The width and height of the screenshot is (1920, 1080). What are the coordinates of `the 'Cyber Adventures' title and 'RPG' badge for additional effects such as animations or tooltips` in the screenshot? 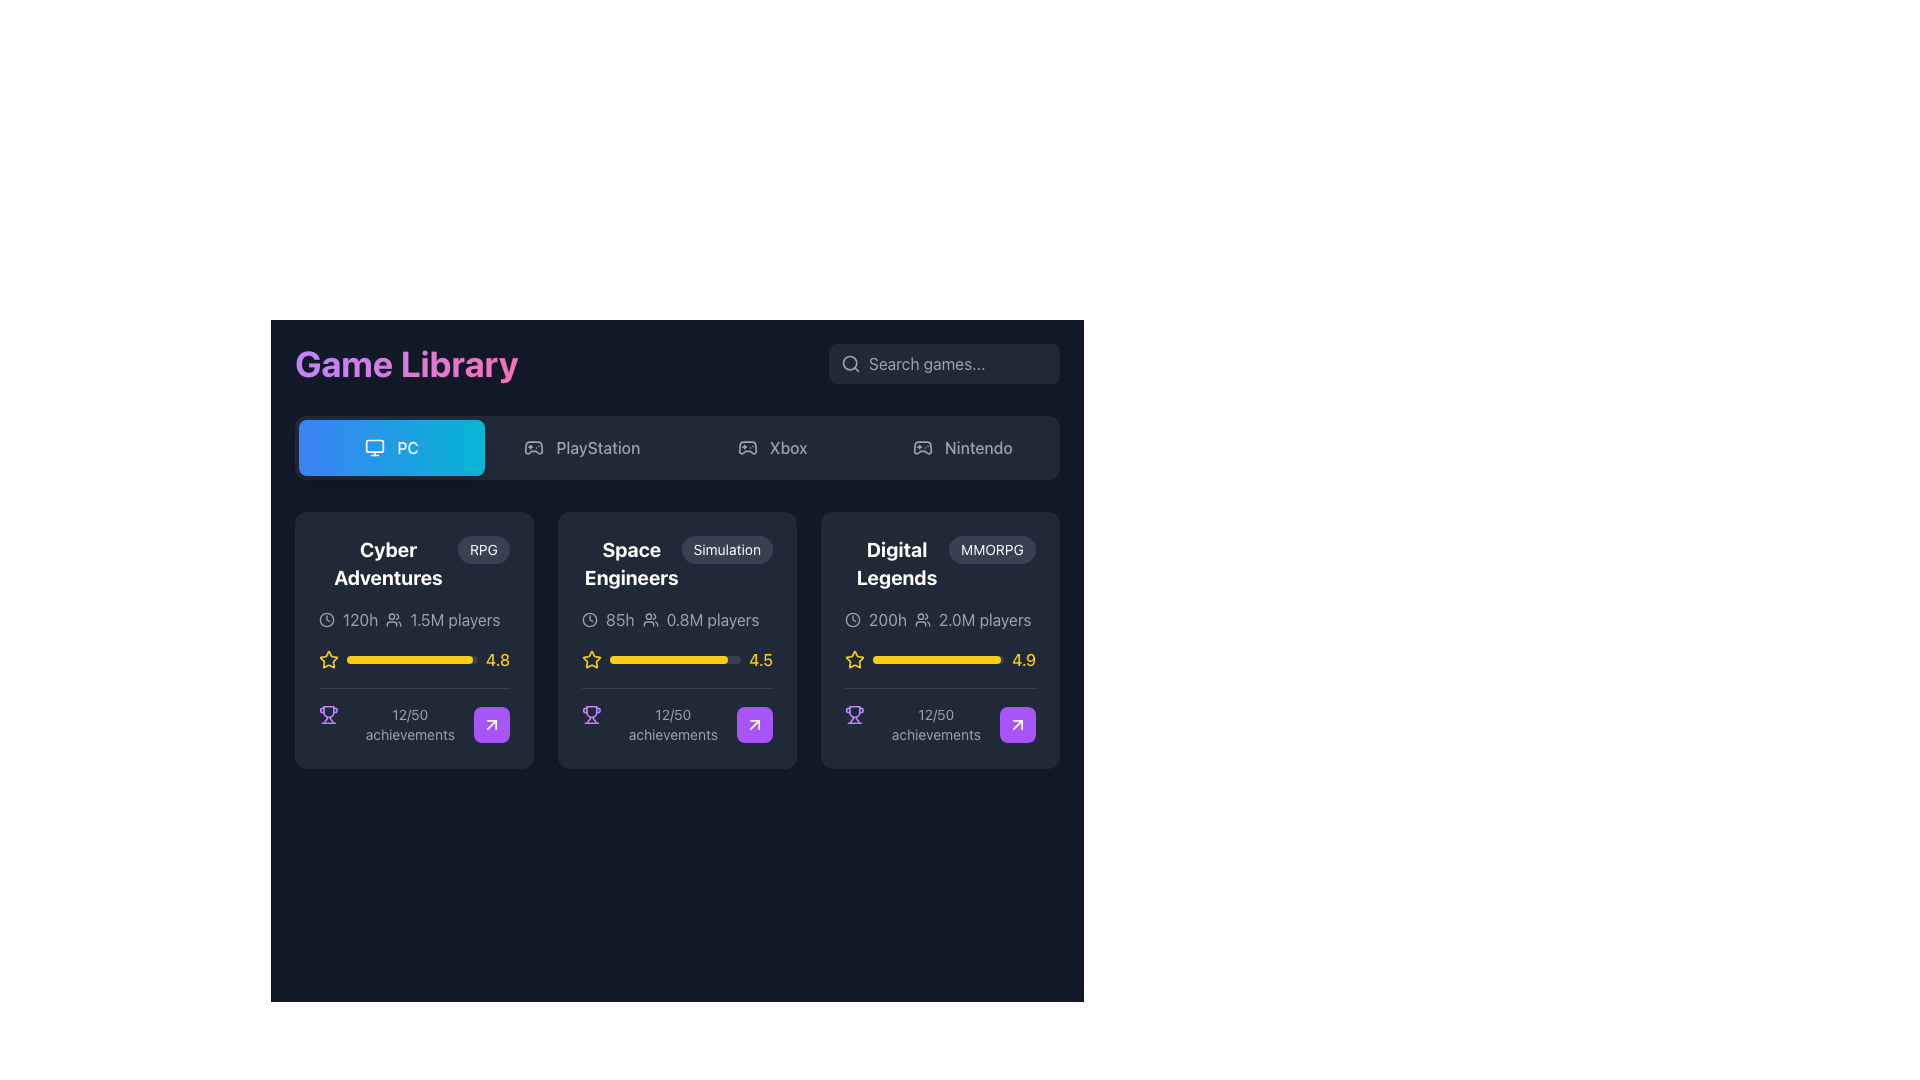 It's located at (413, 563).